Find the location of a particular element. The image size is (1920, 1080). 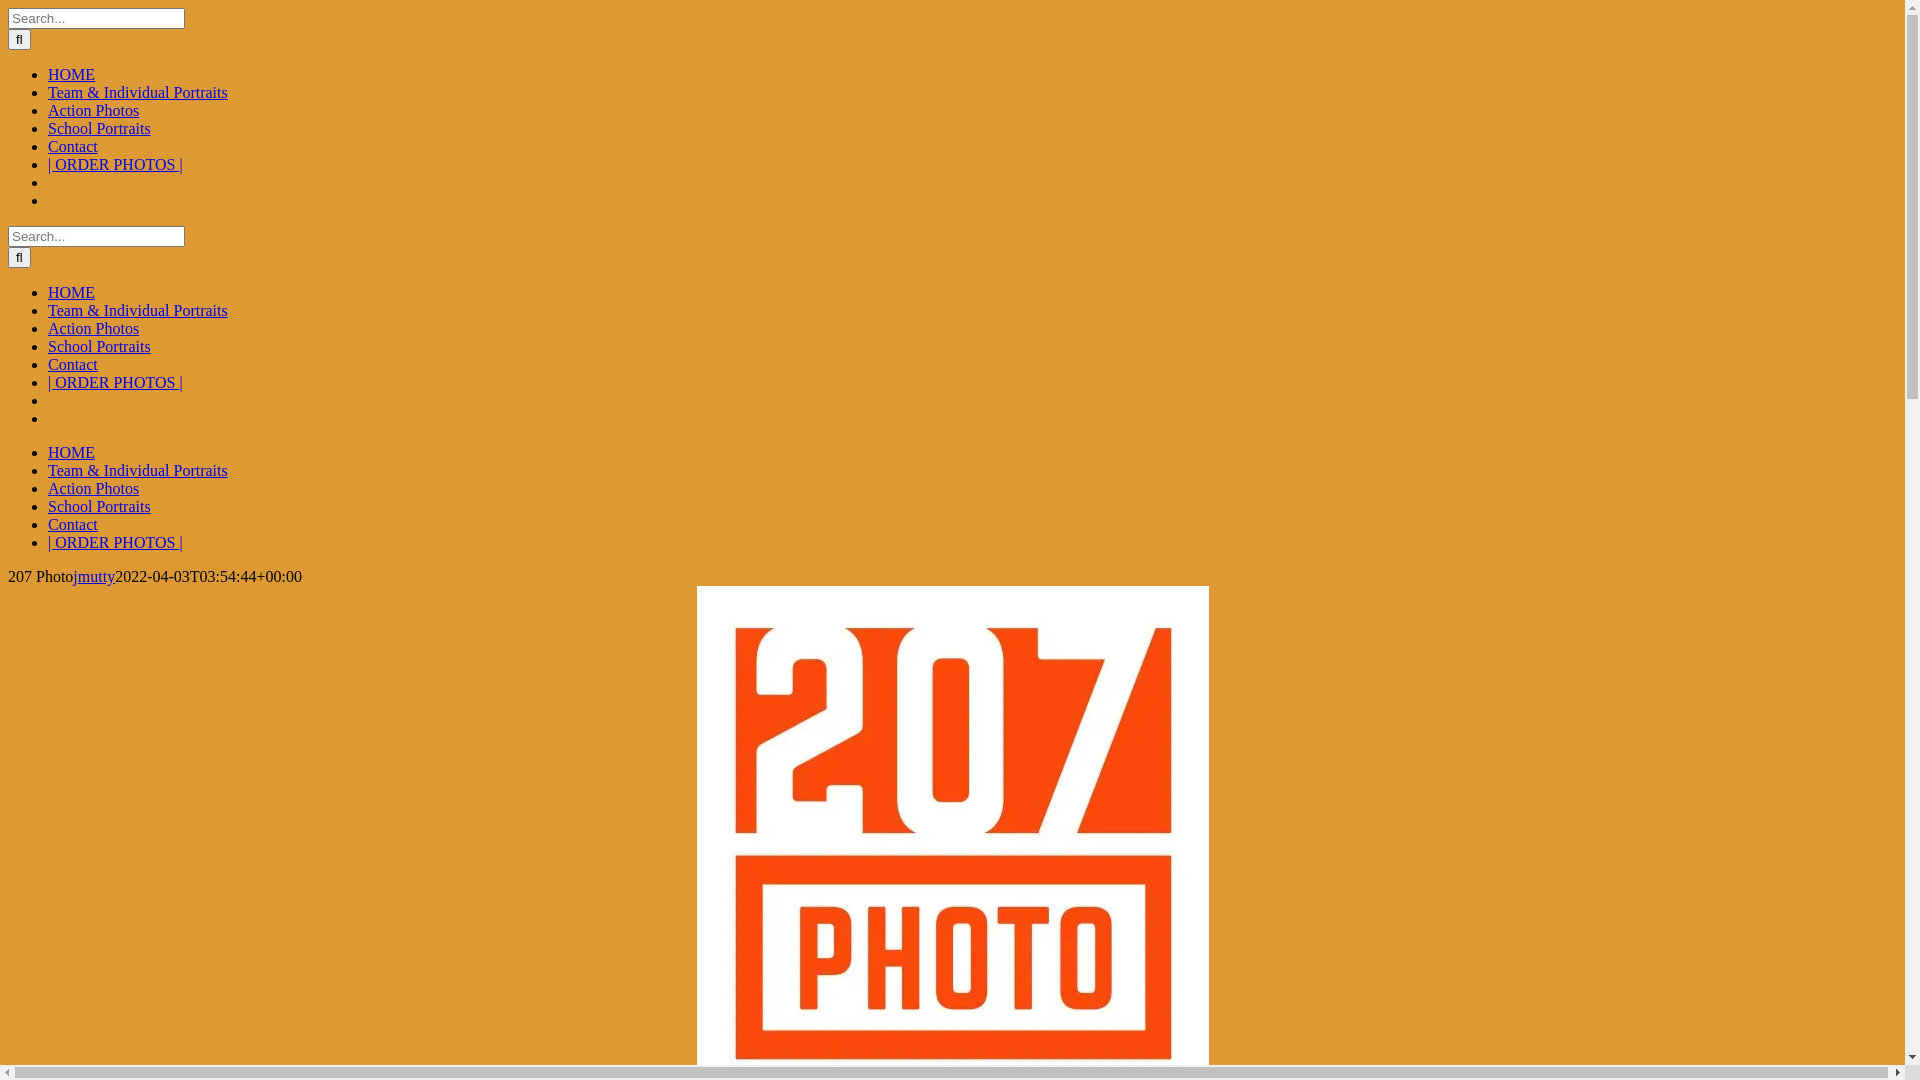

'School Portraits' is located at coordinates (48, 345).